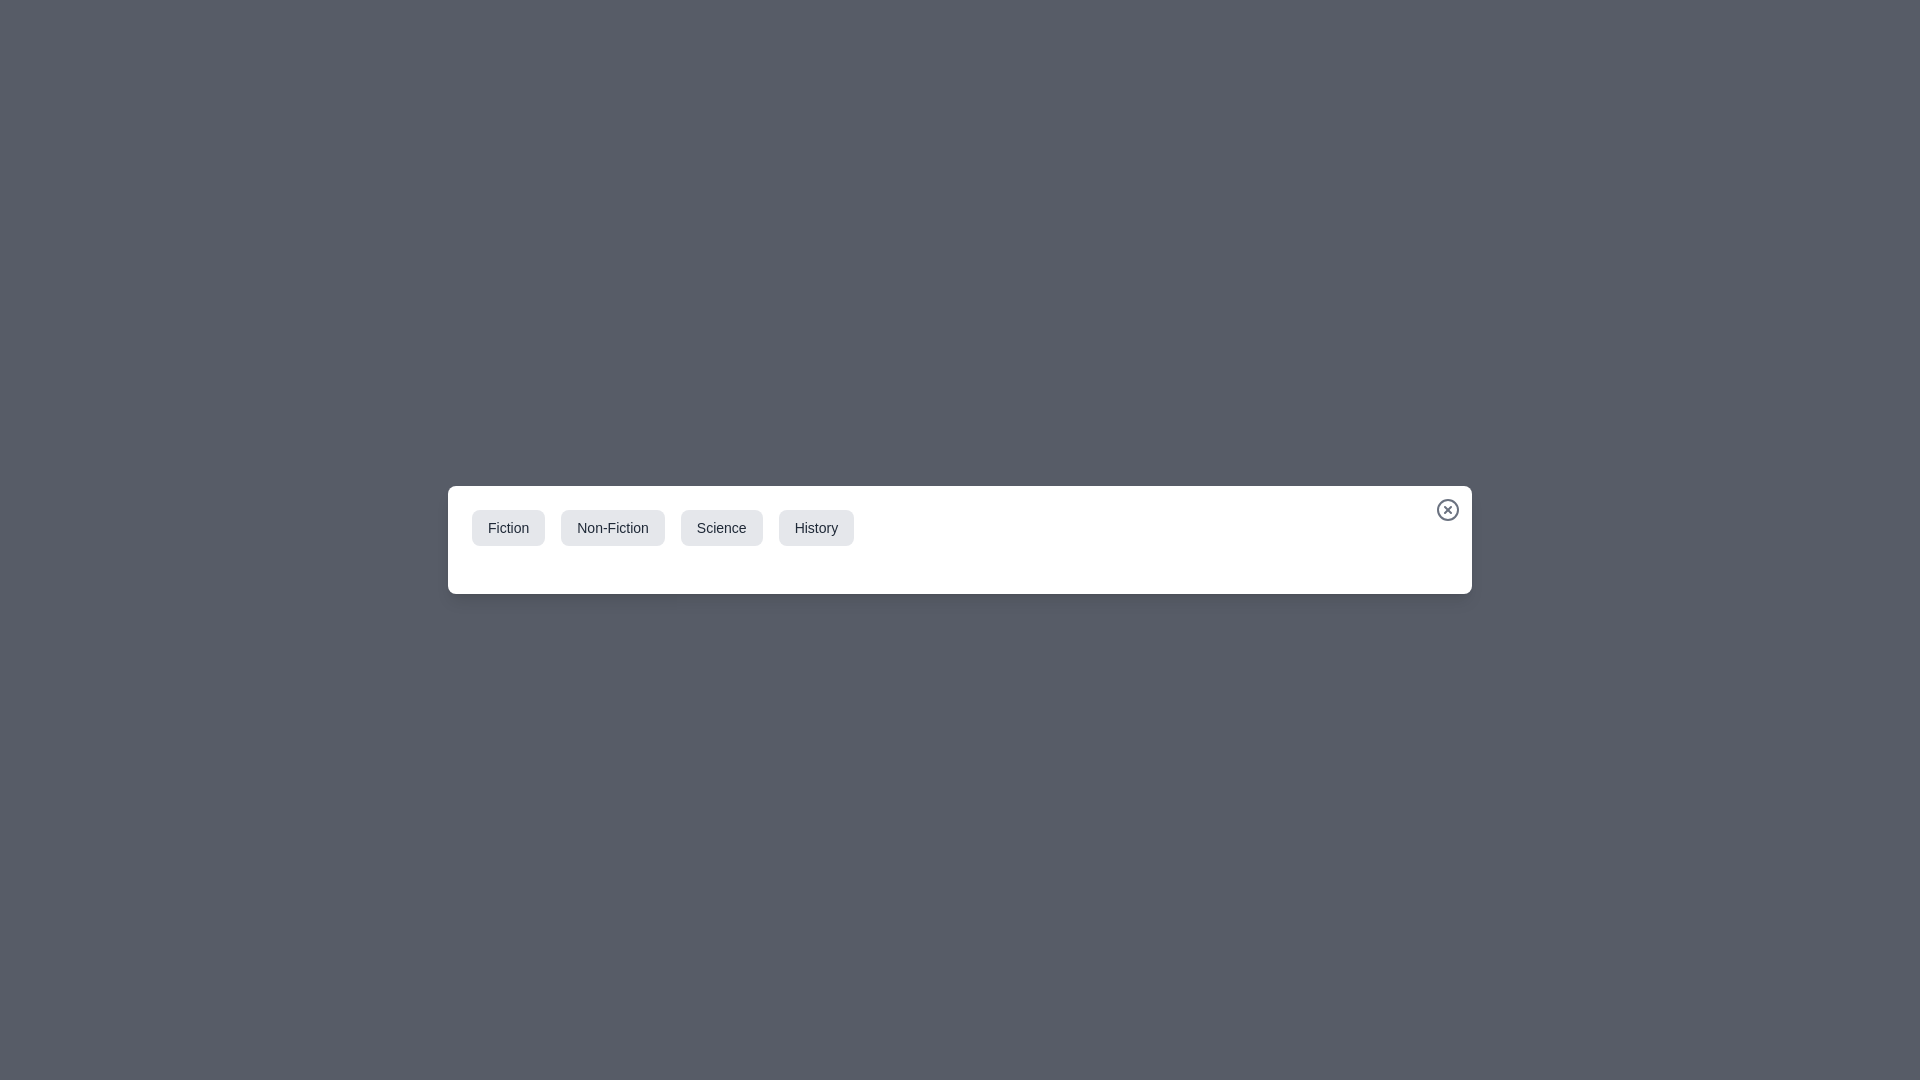  What do you see at coordinates (816, 527) in the screenshot?
I see `the History tab` at bounding box center [816, 527].